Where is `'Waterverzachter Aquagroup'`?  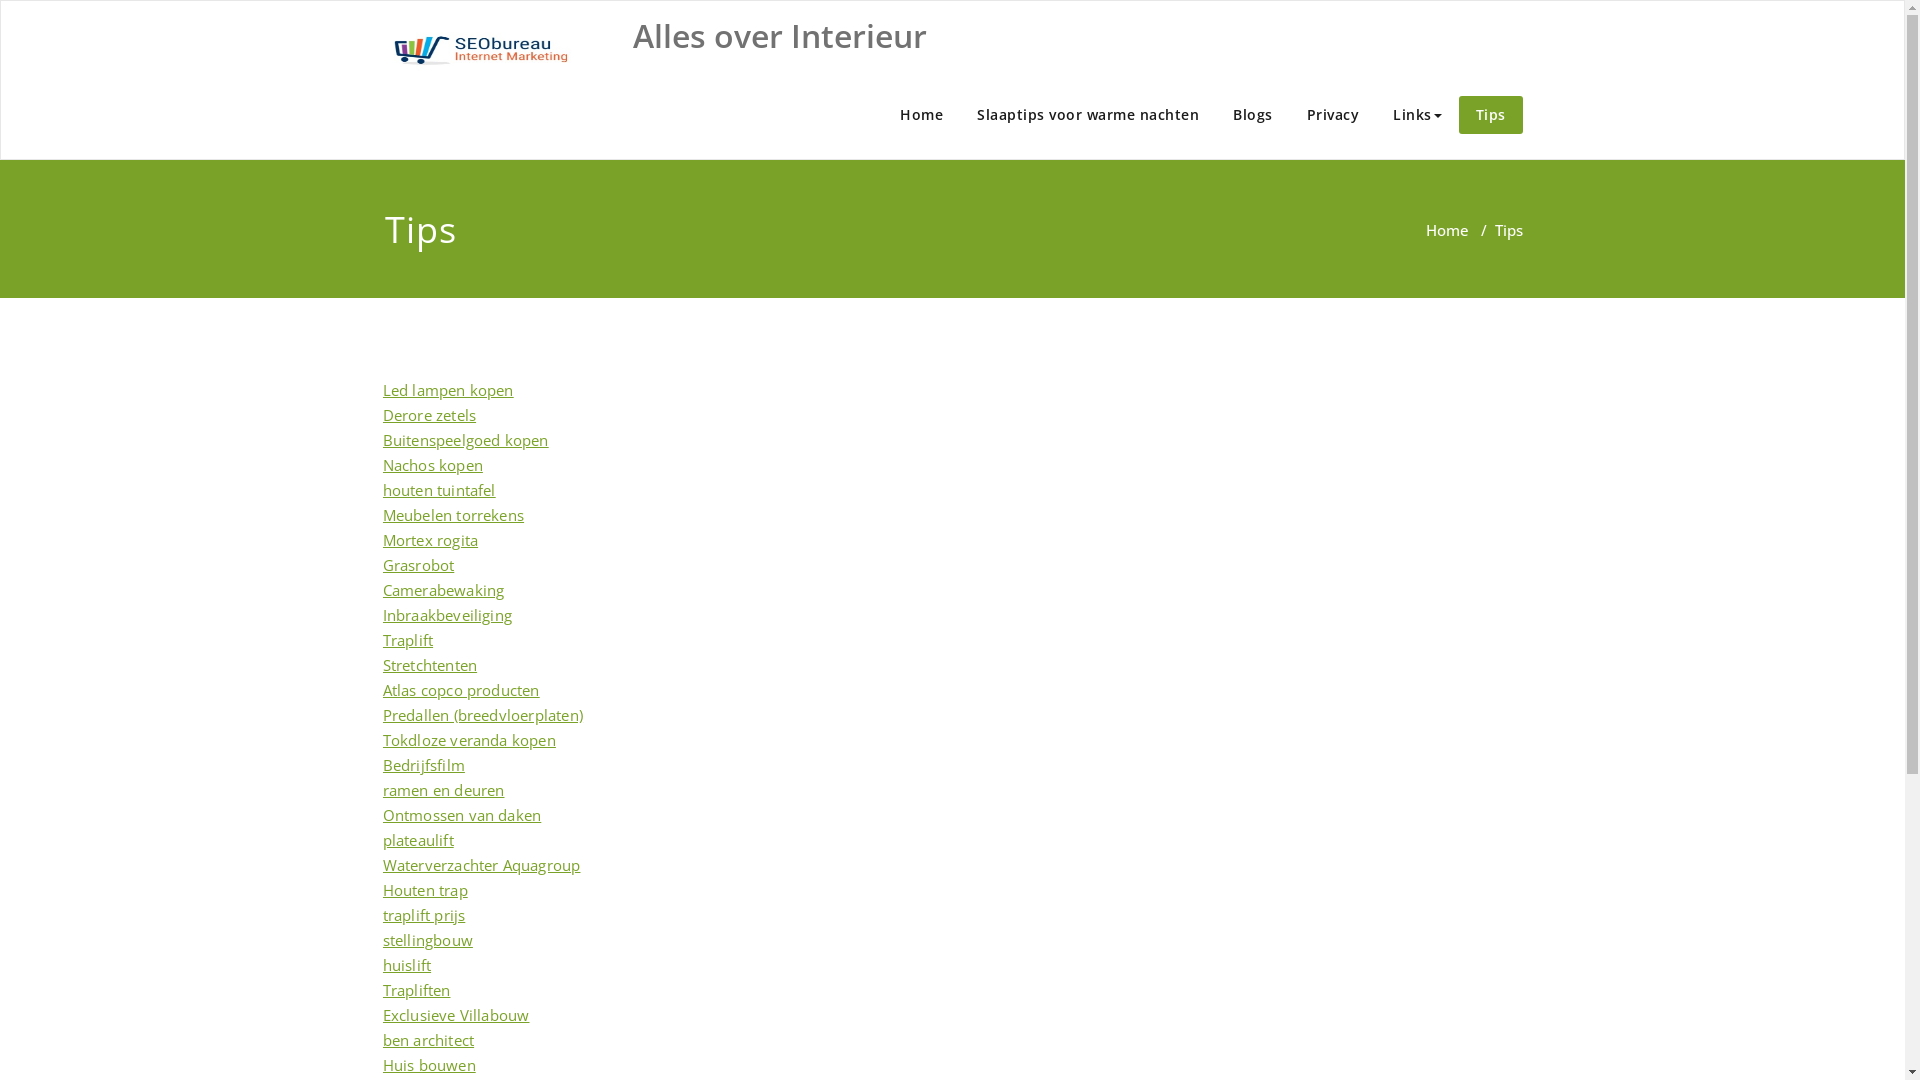
'Waterverzachter Aquagroup' is located at coordinates (382, 863).